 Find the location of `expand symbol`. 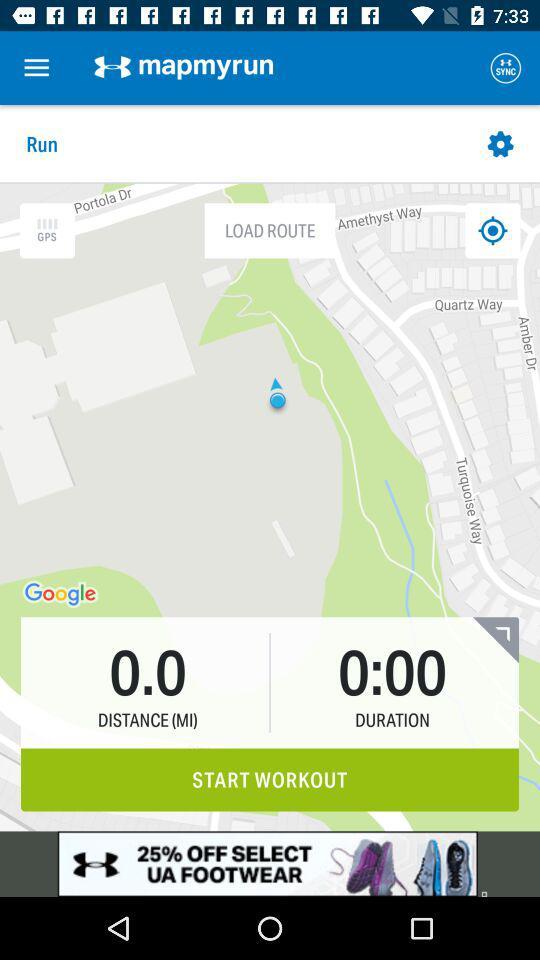

expand symbol is located at coordinates (494, 639).